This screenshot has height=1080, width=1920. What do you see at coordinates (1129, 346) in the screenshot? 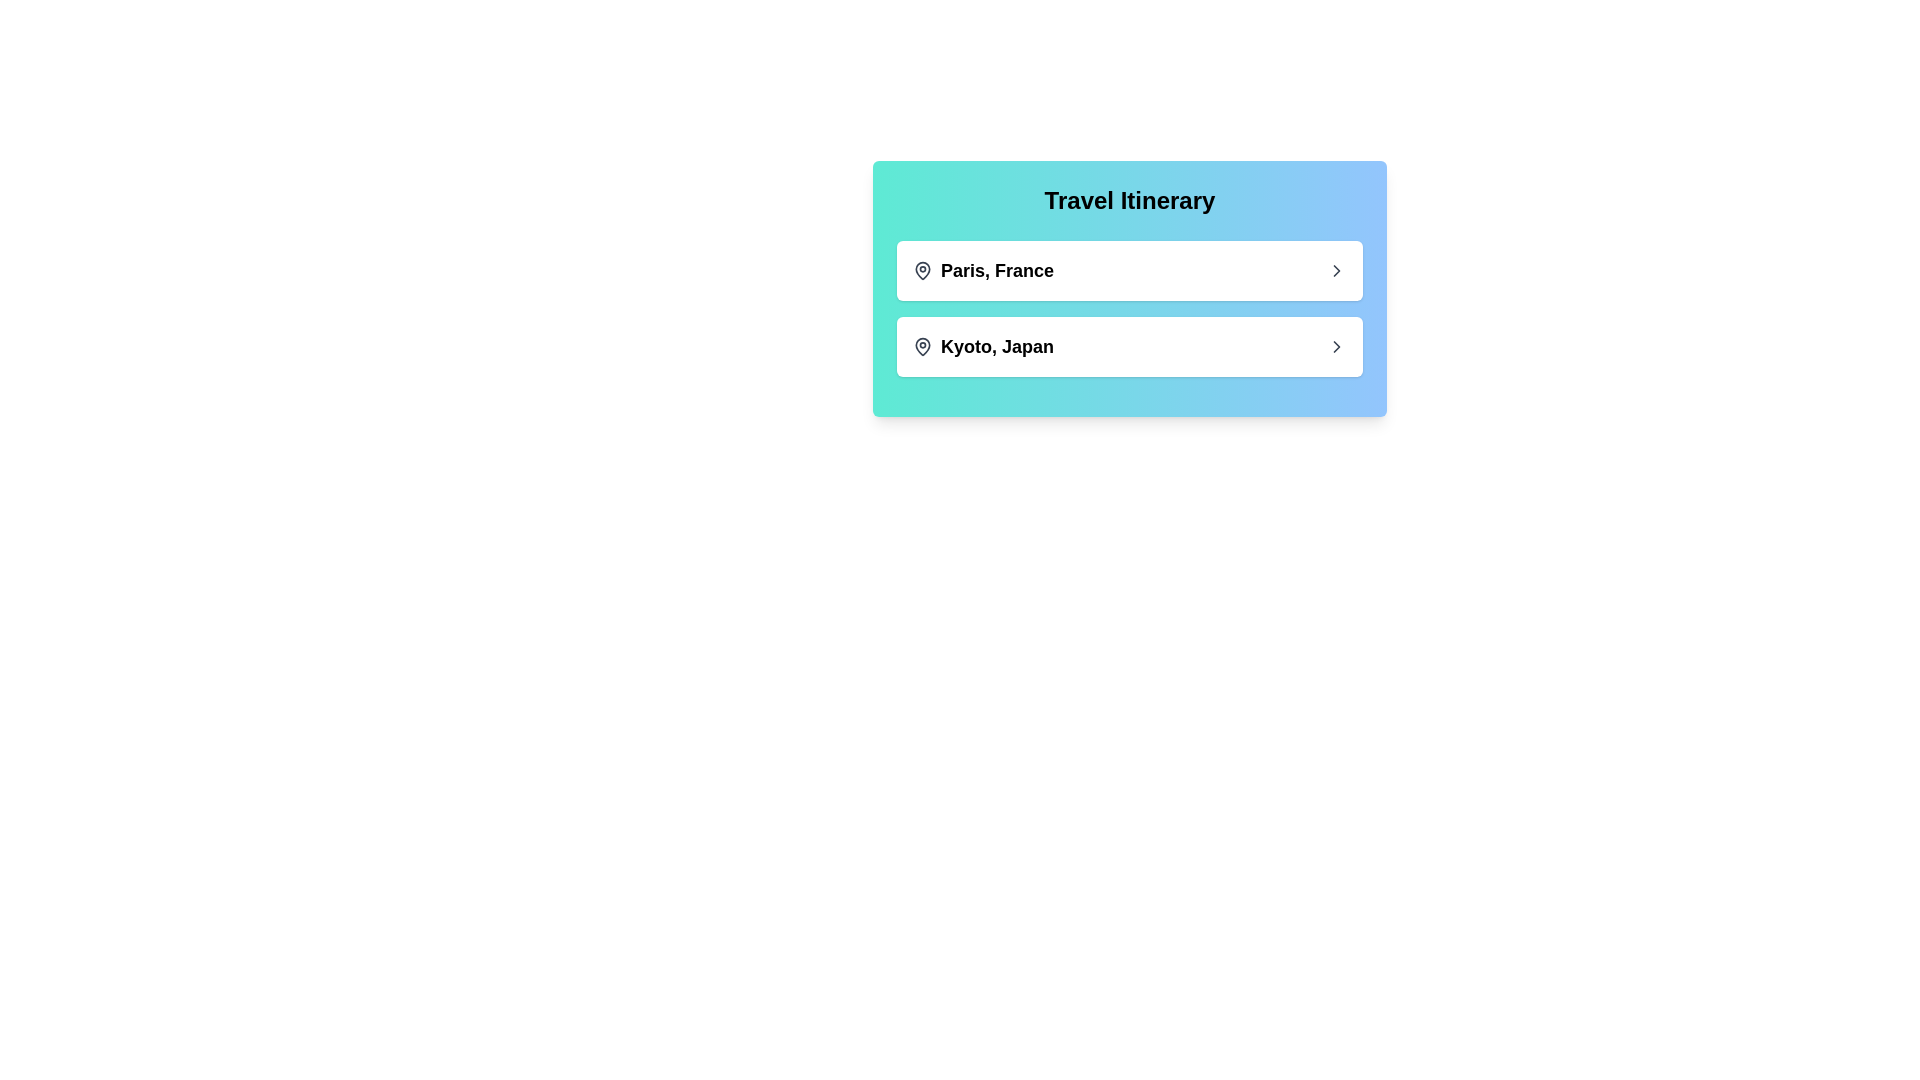
I see `the second list item representing 'Kyoto, Japan' in the travel itinerary section, which is located below 'Paris, France'` at bounding box center [1129, 346].